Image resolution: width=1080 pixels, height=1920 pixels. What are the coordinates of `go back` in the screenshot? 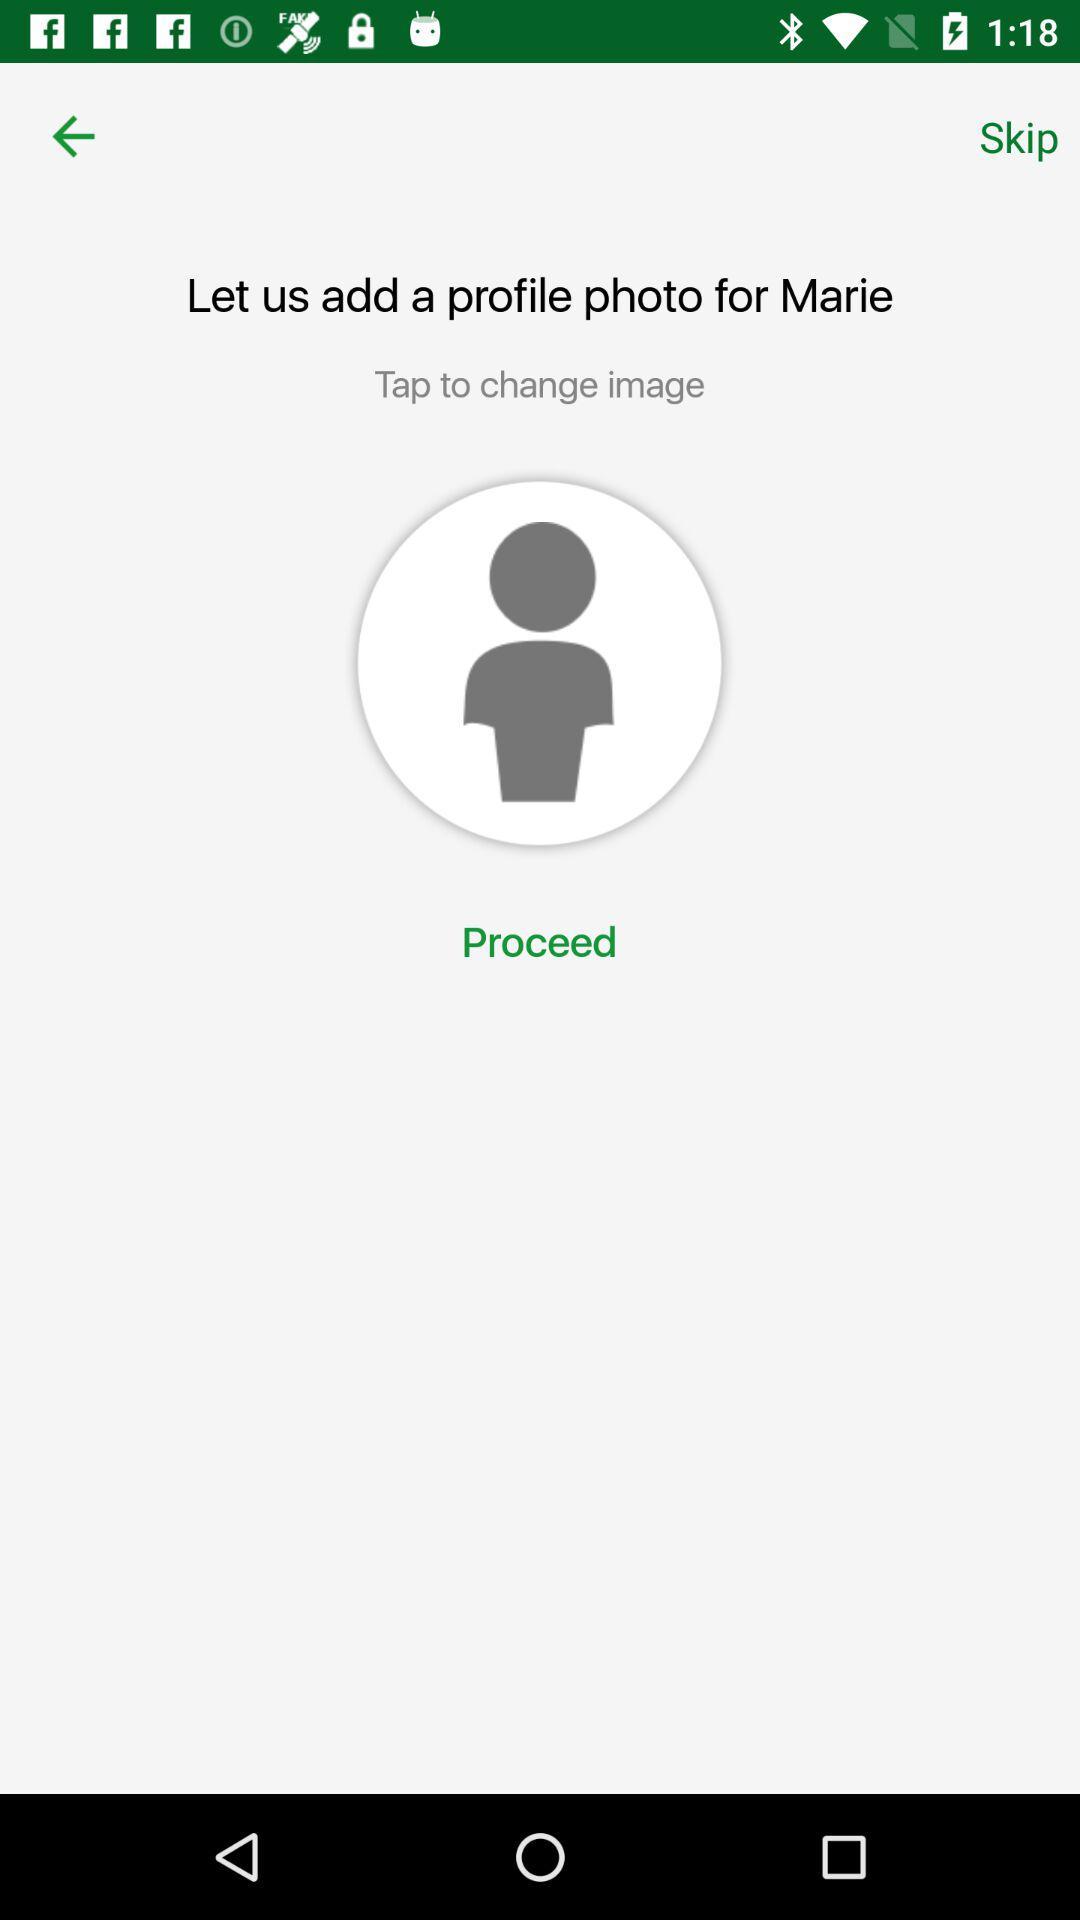 It's located at (72, 135).